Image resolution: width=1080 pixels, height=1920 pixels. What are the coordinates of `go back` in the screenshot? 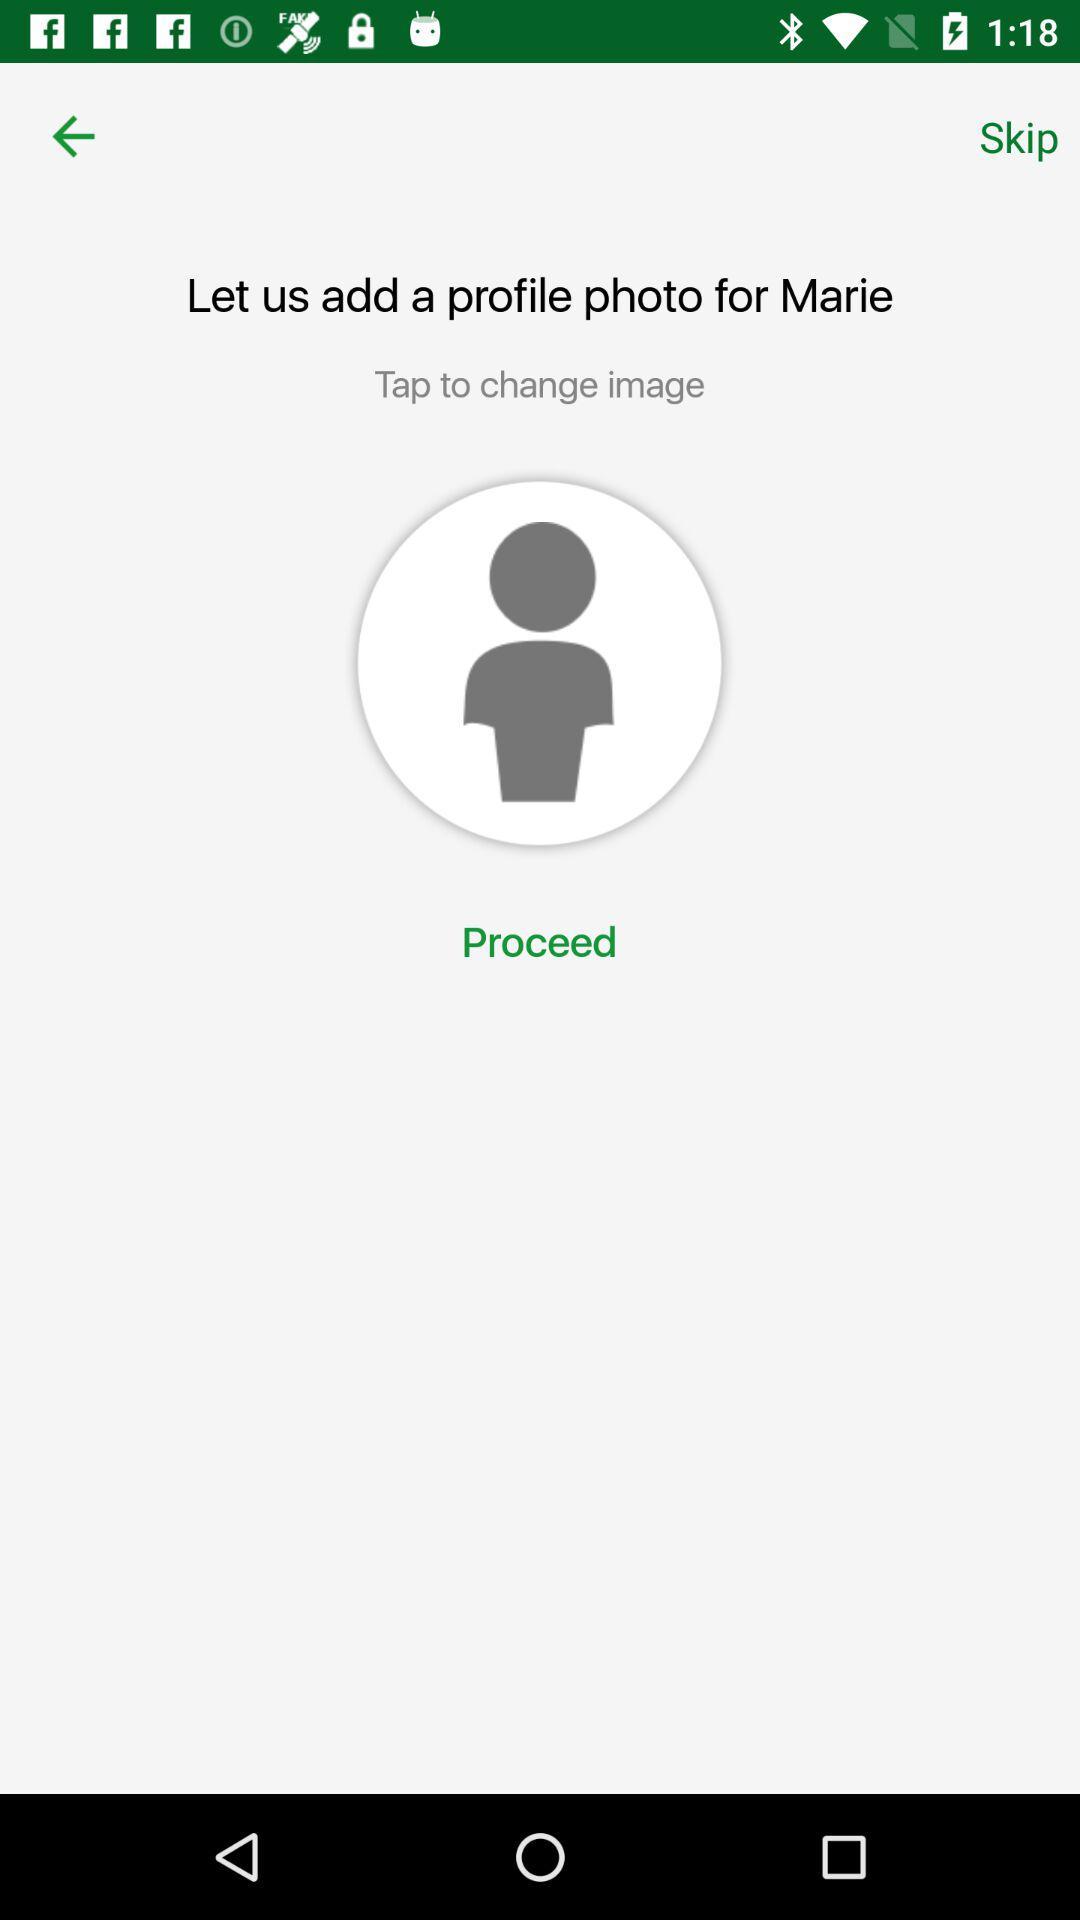 It's located at (72, 135).